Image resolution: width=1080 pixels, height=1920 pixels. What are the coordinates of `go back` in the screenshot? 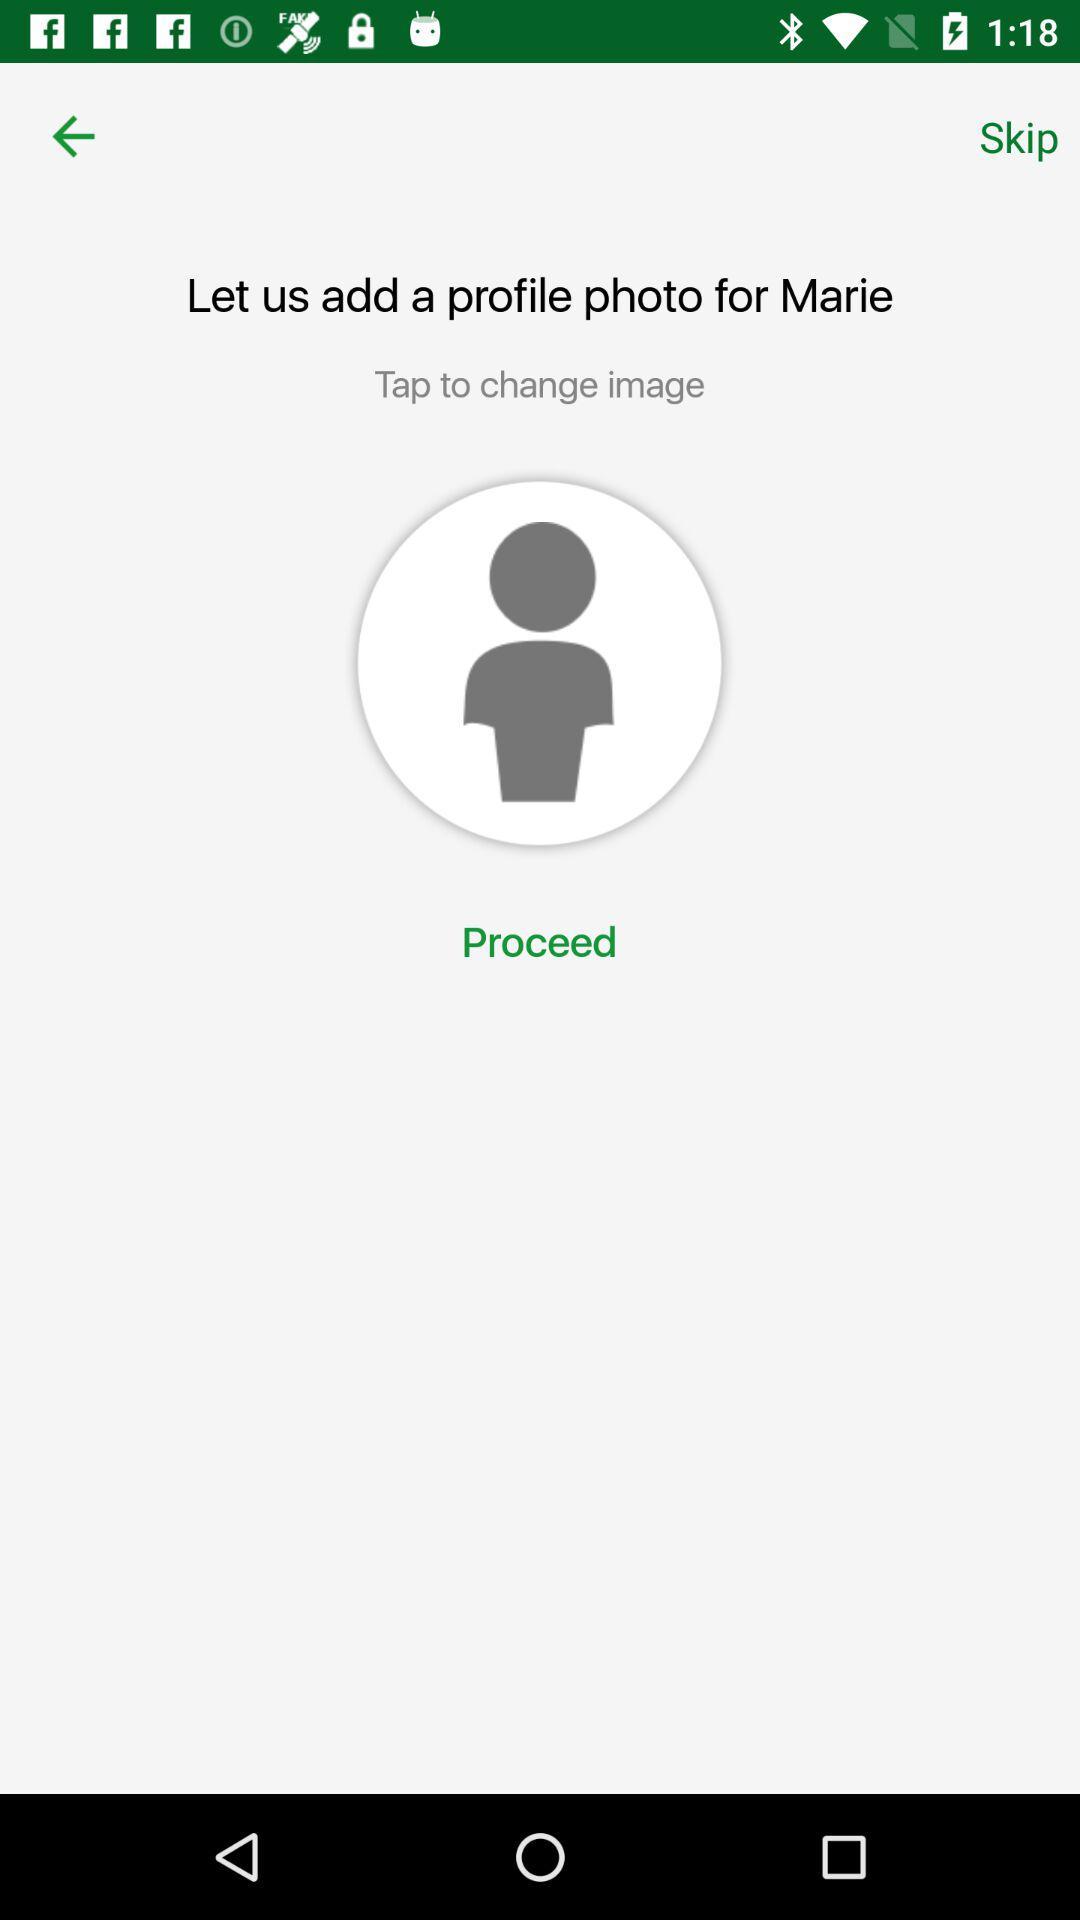 It's located at (72, 135).